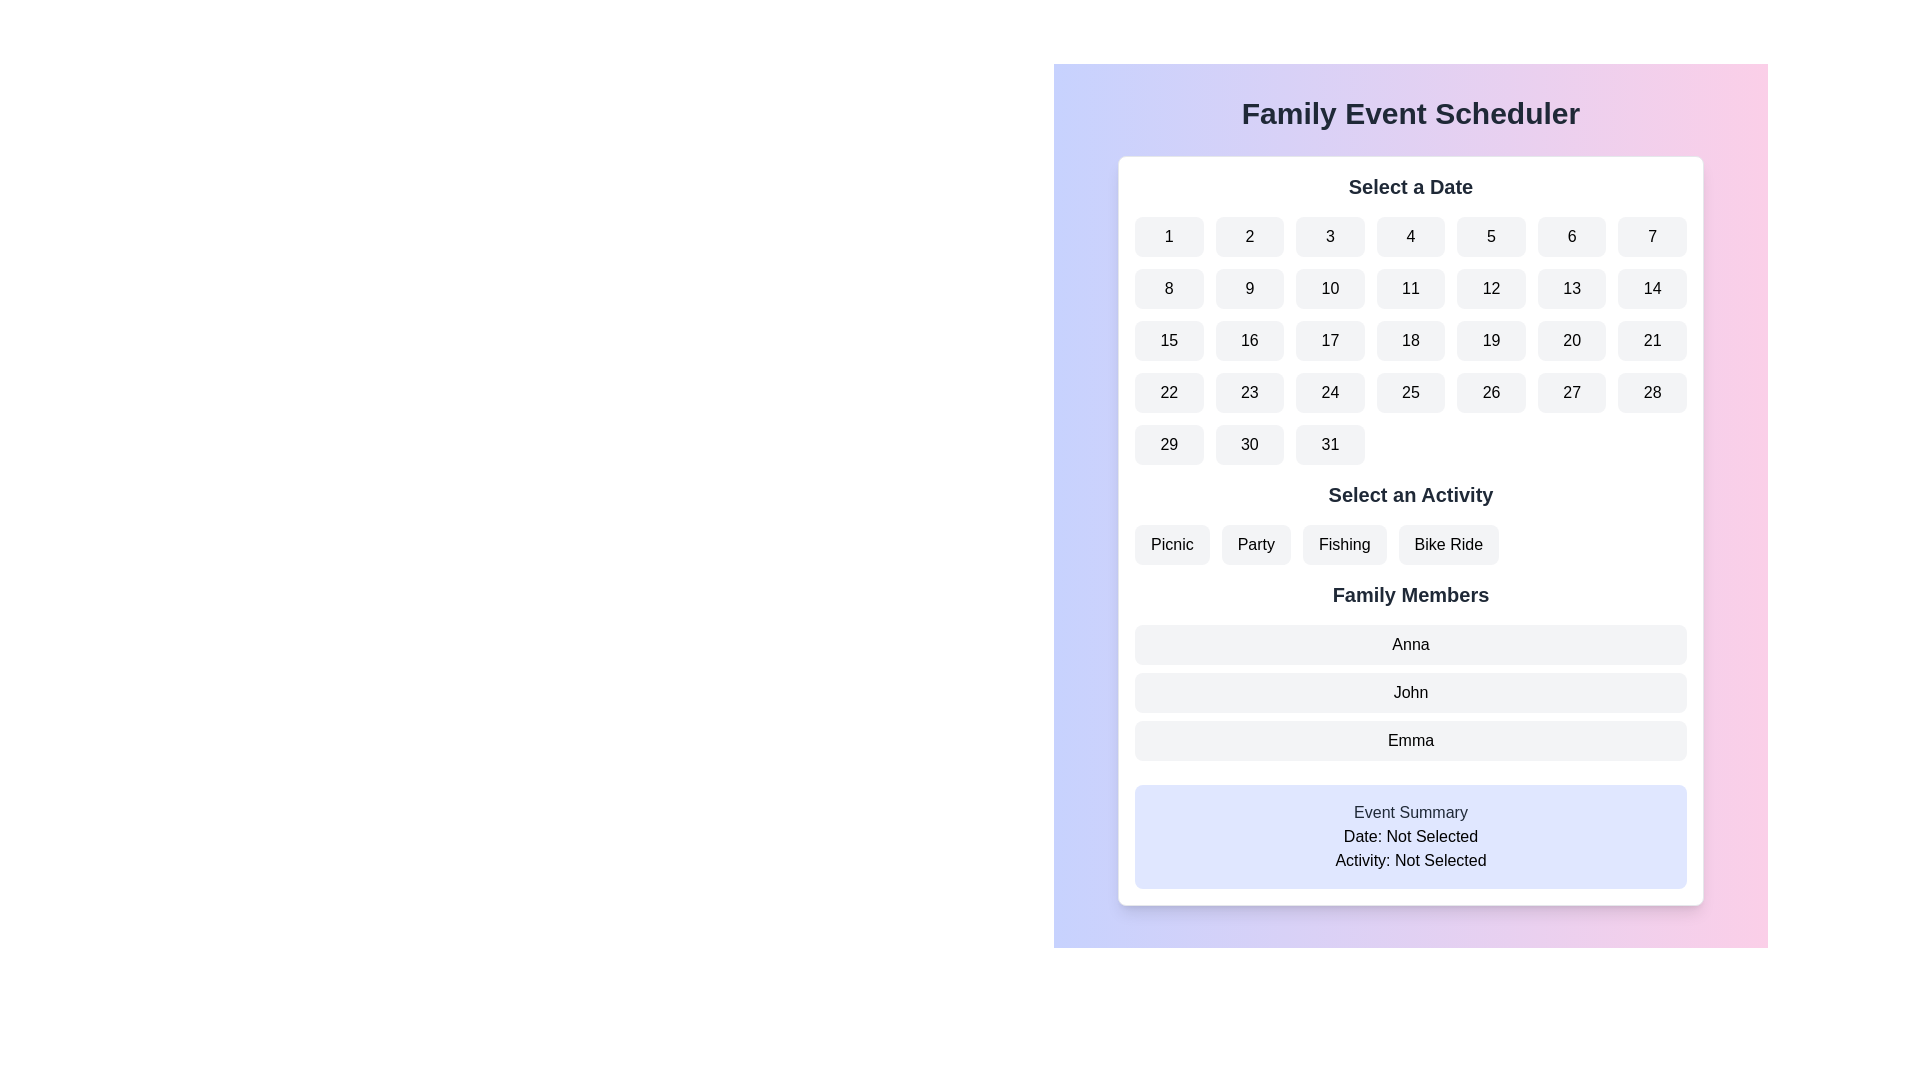 The image size is (1920, 1080). What do you see at coordinates (1248, 339) in the screenshot?
I see `the rounded rectangular button with a light gray background and the number '16' displayed in black text, which is the second item in the third row of the calendar interface` at bounding box center [1248, 339].